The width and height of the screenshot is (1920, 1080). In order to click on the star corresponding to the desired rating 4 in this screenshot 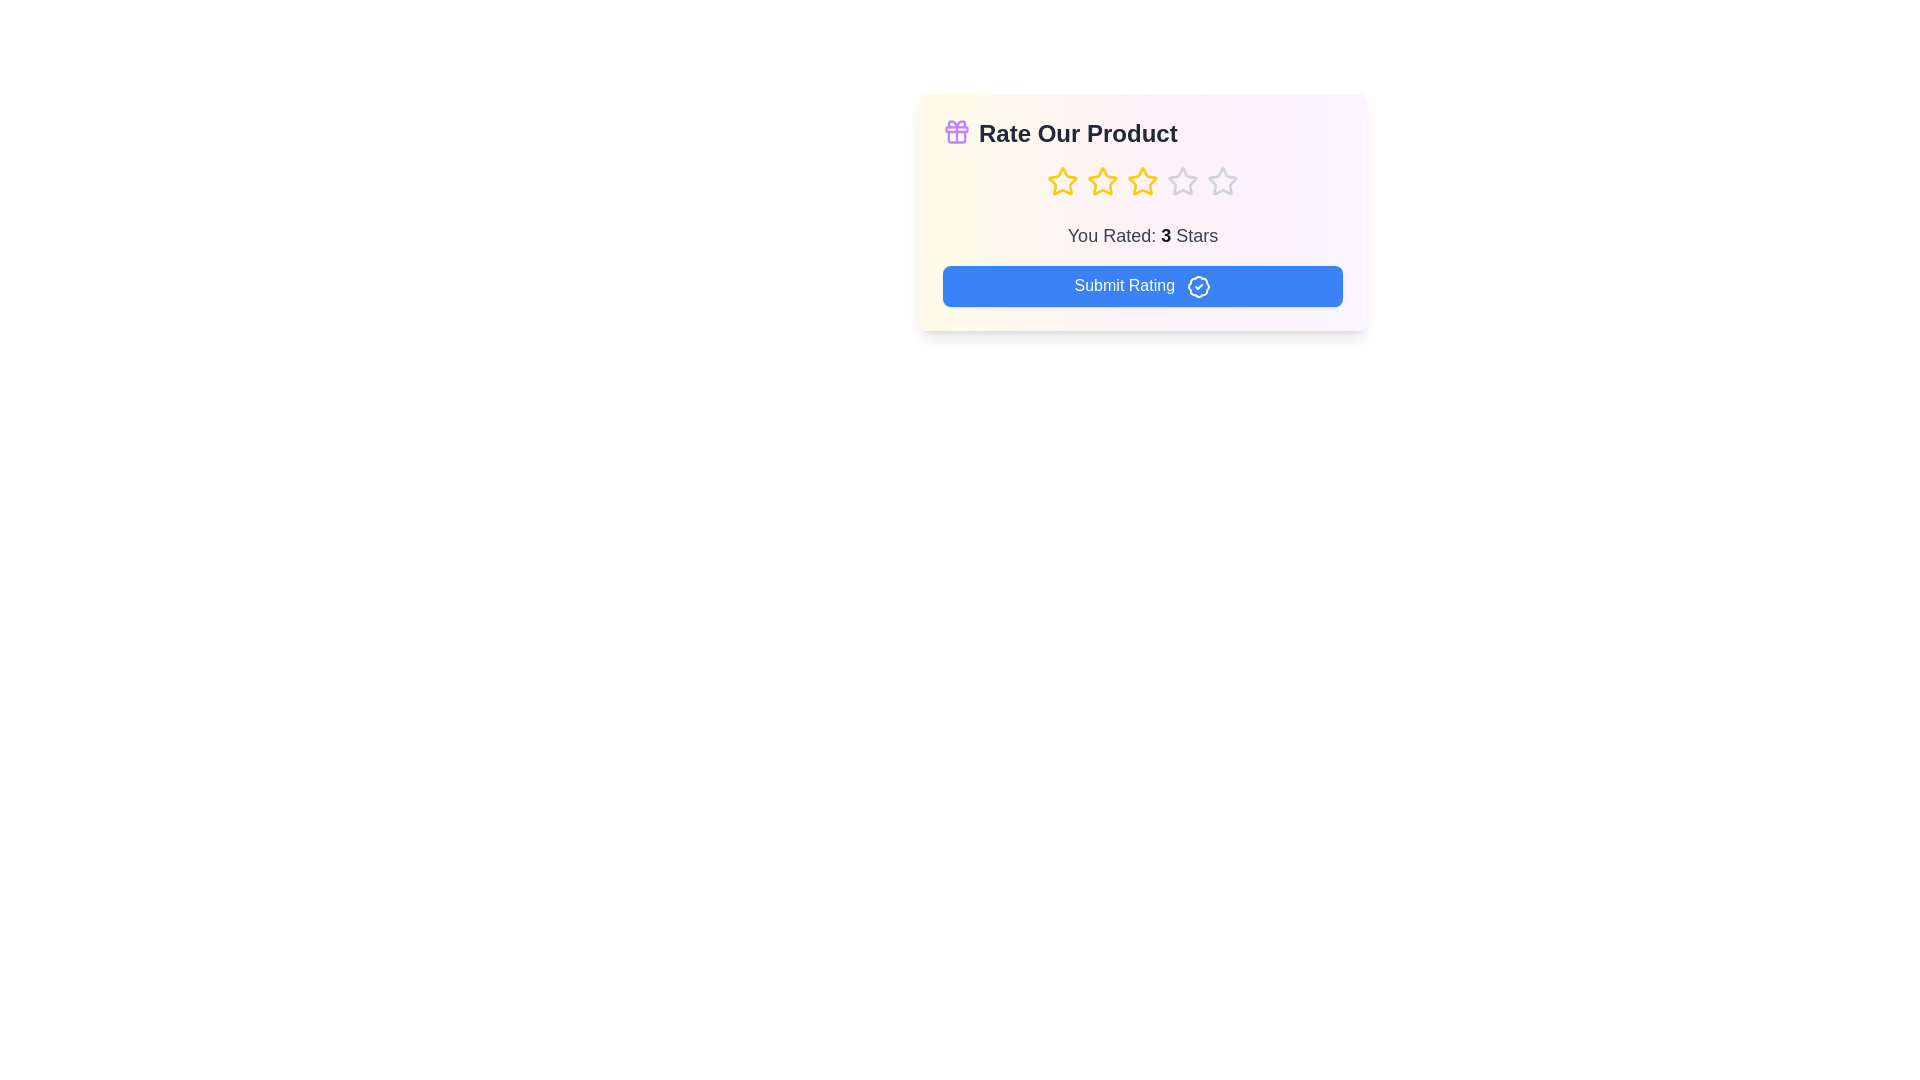, I will do `click(1182, 181)`.